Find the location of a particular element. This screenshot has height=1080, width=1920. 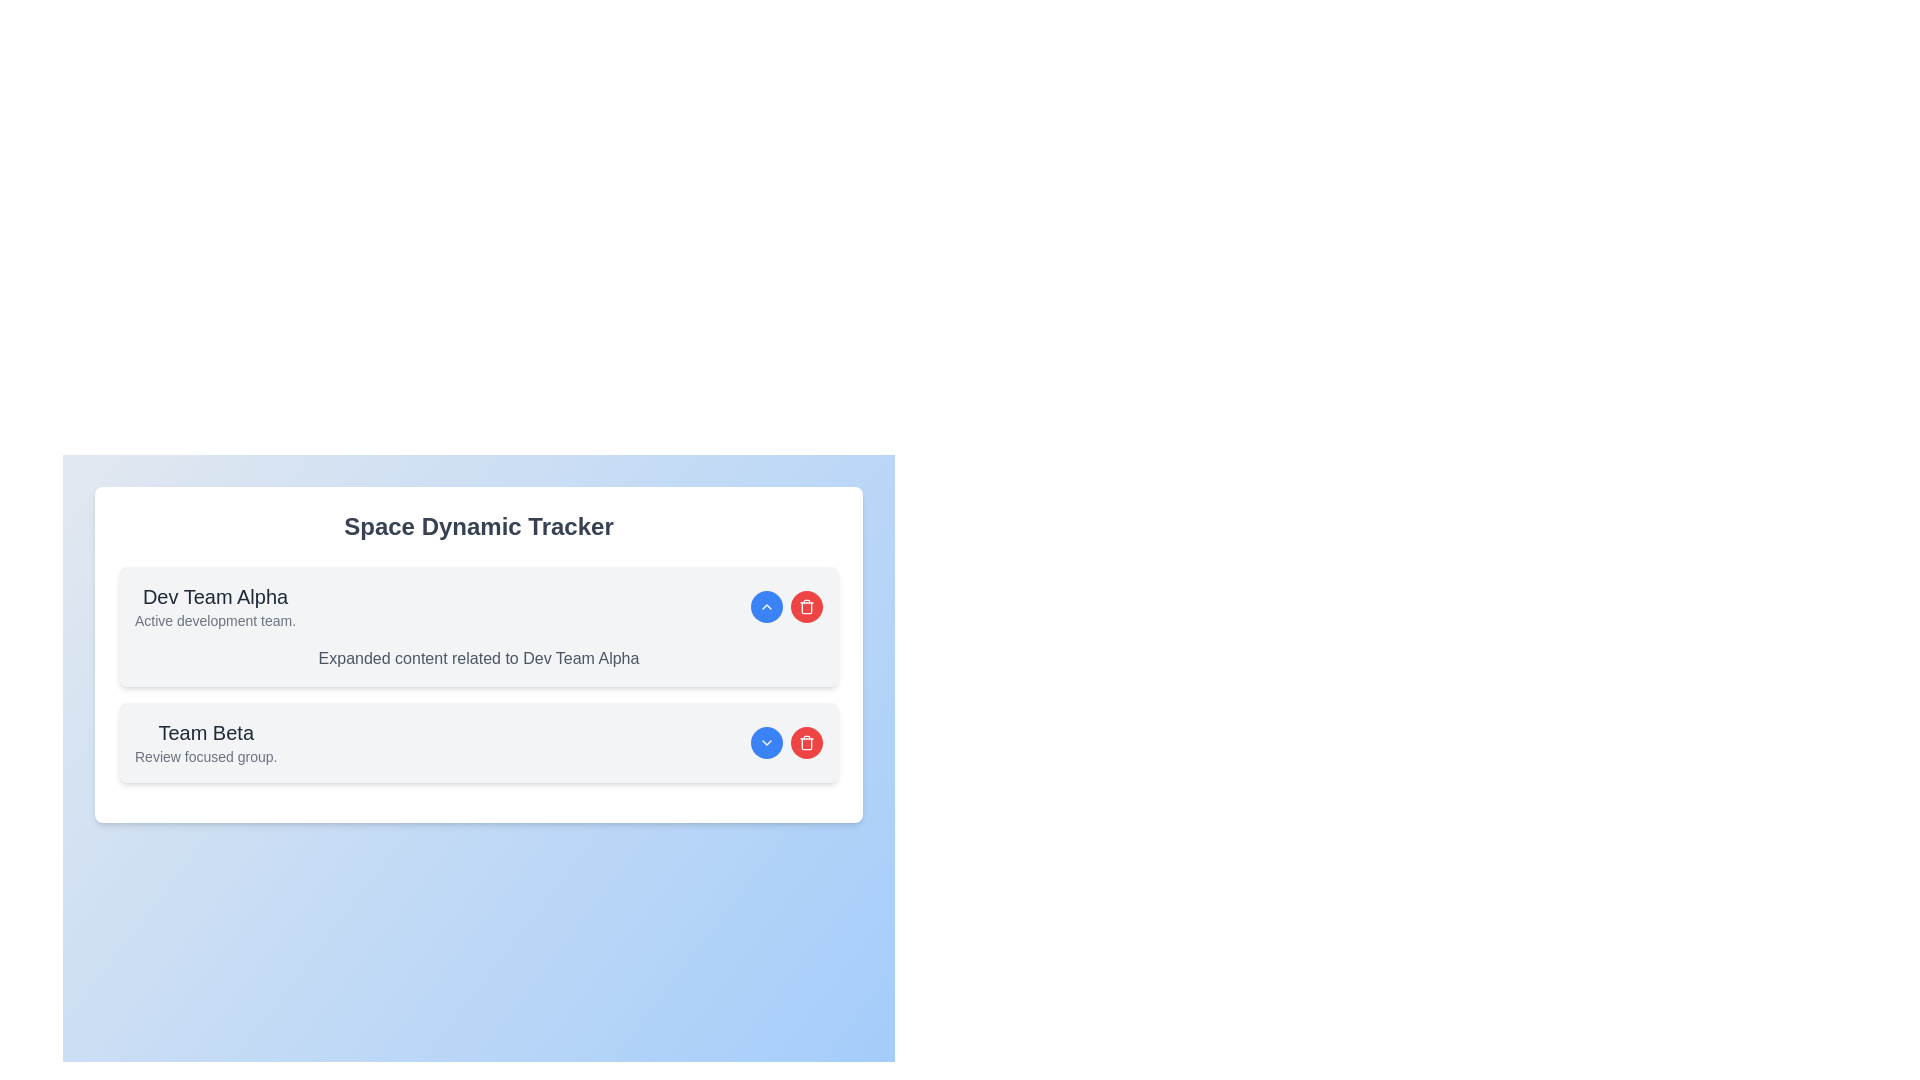

the red circular trash icon button located at the top right corner inside the 'Dev Team Alpha' card is located at coordinates (806, 605).